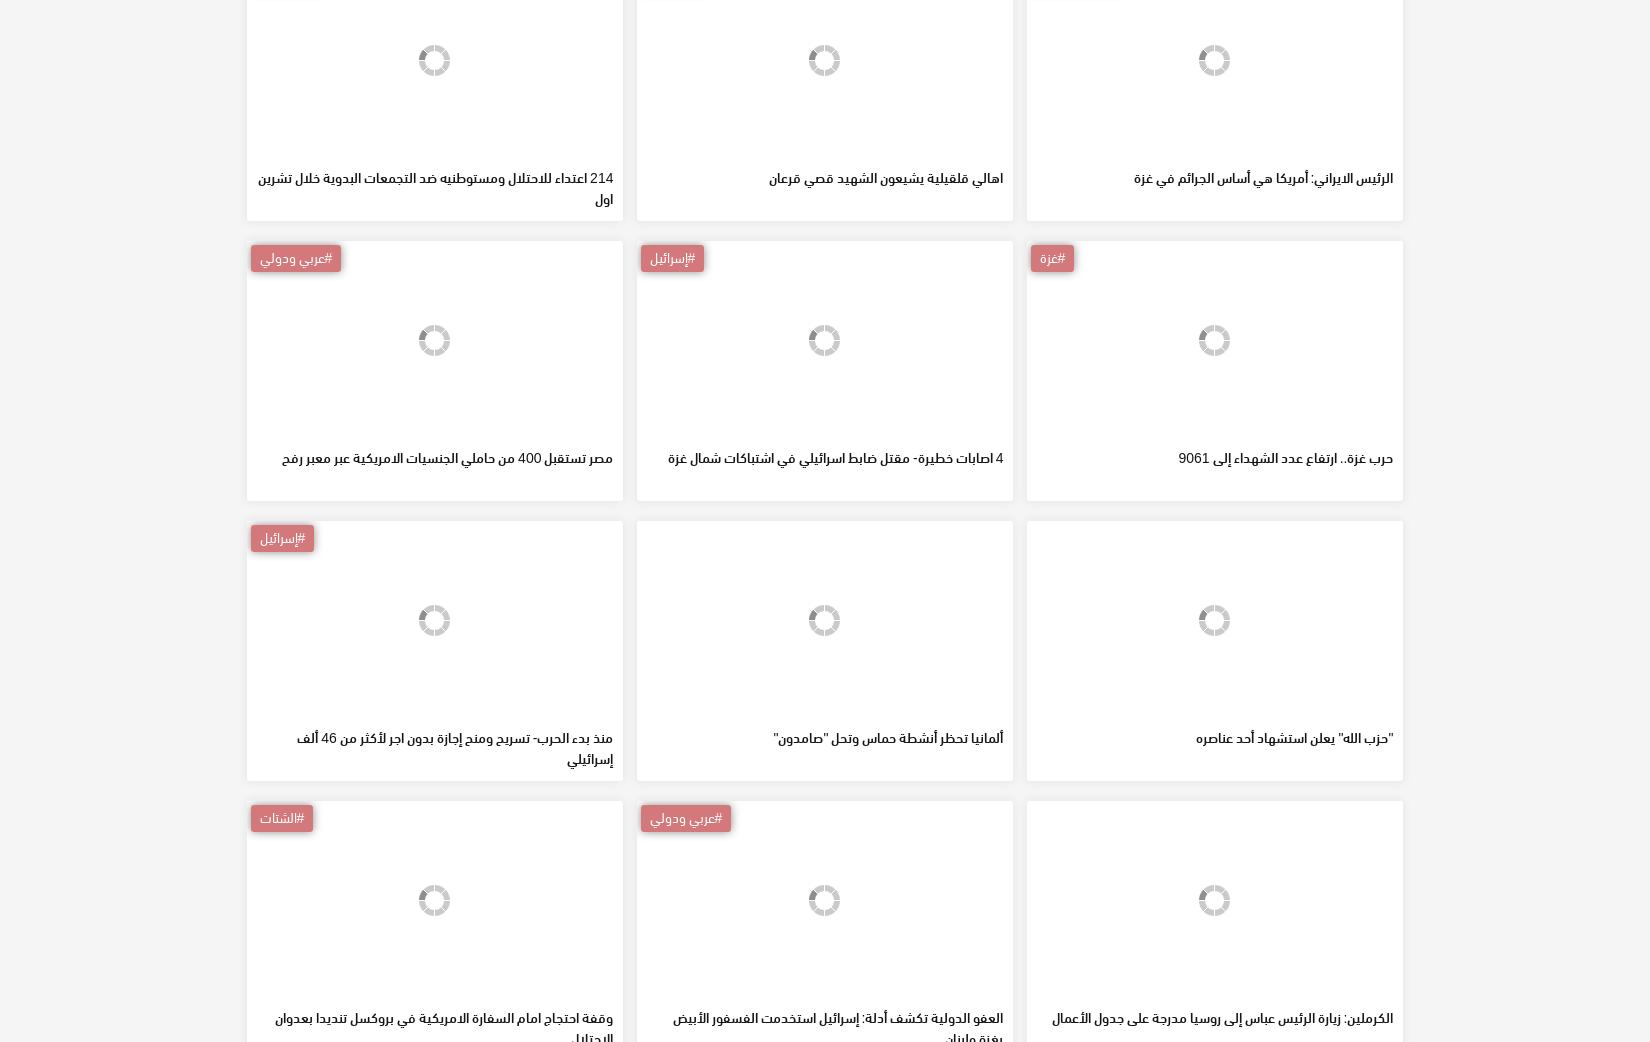 This screenshot has width=1650, height=1042. What do you see at coordinates (446, 600) in the screenshot?
I see `'مصر تستقبل 400 من حاملي الجنسيات الامريكية عبر معبر رفح'` at bounding box center [446, 600].